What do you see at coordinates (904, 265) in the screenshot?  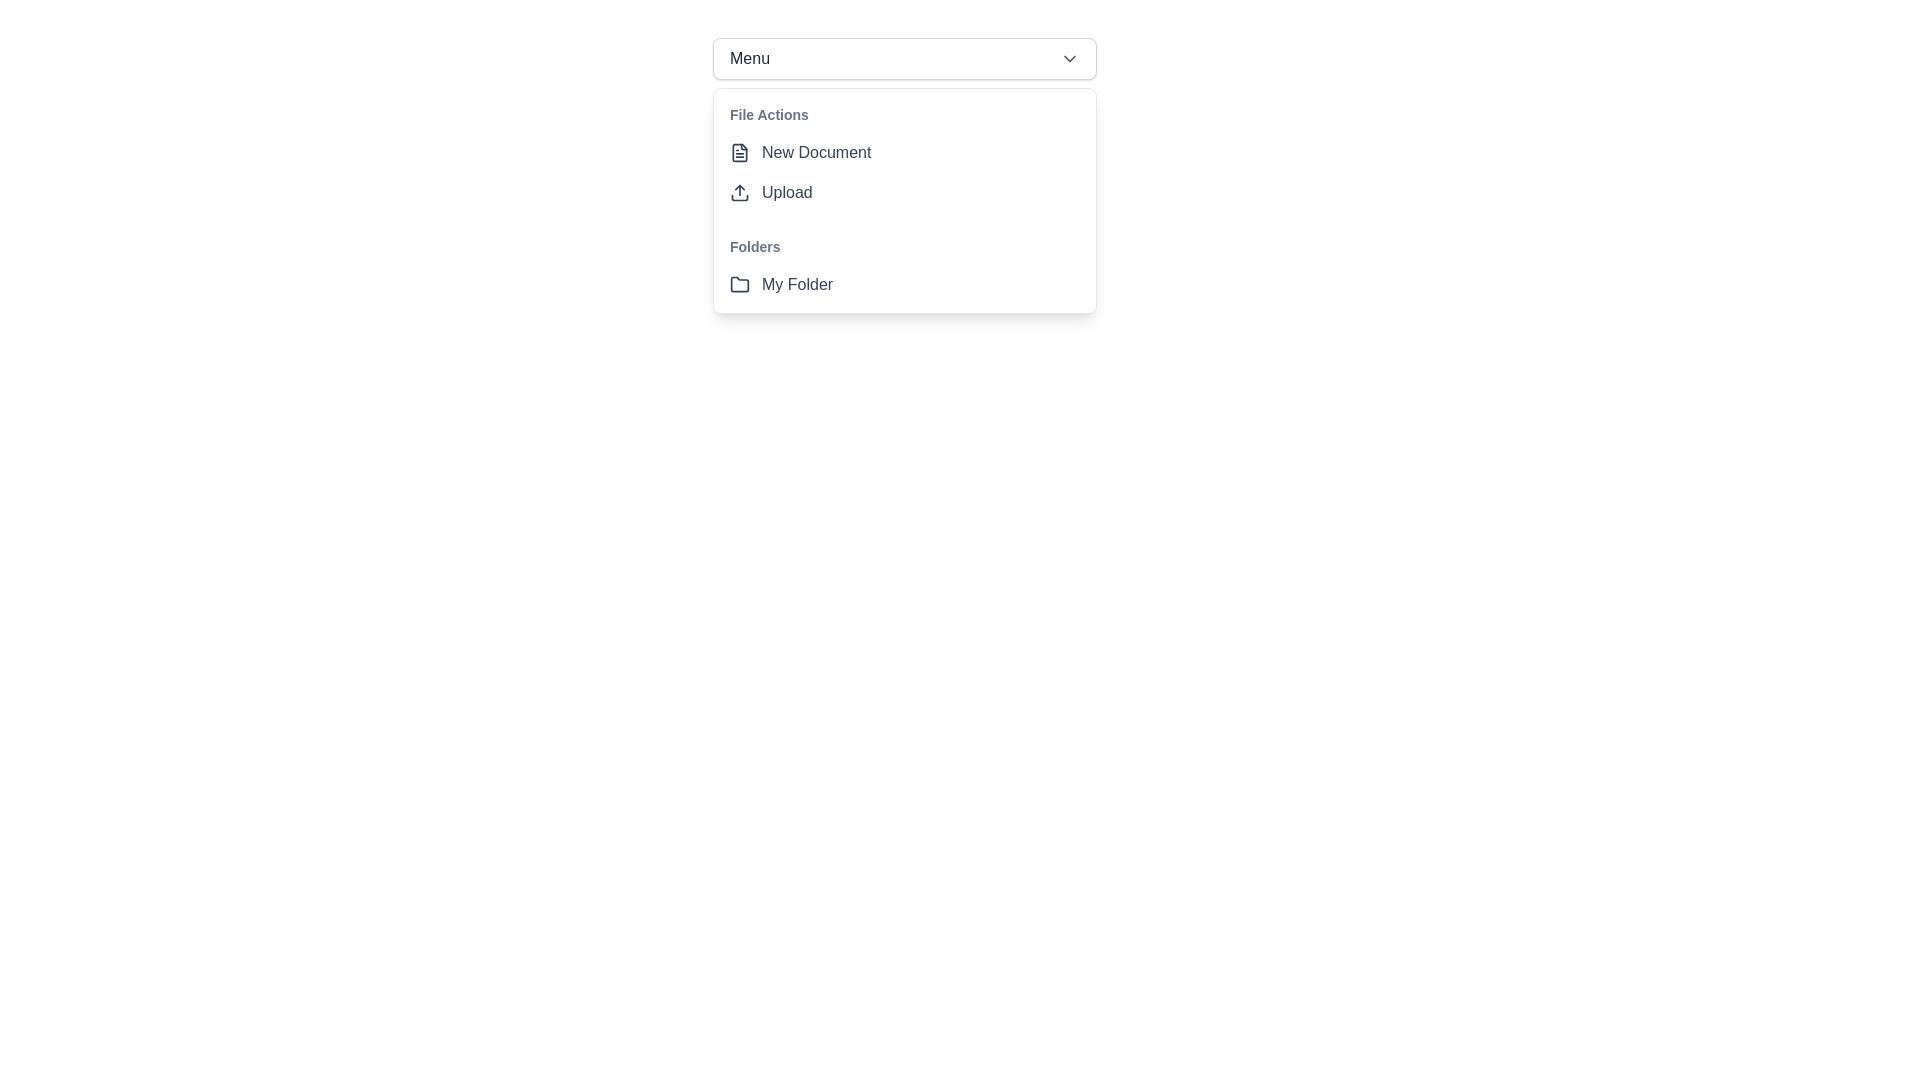 I see `the 'My Folder' menu item, which is the third section in the dropdown menu, to collapse or expand it` at bounding box center [904, 265].